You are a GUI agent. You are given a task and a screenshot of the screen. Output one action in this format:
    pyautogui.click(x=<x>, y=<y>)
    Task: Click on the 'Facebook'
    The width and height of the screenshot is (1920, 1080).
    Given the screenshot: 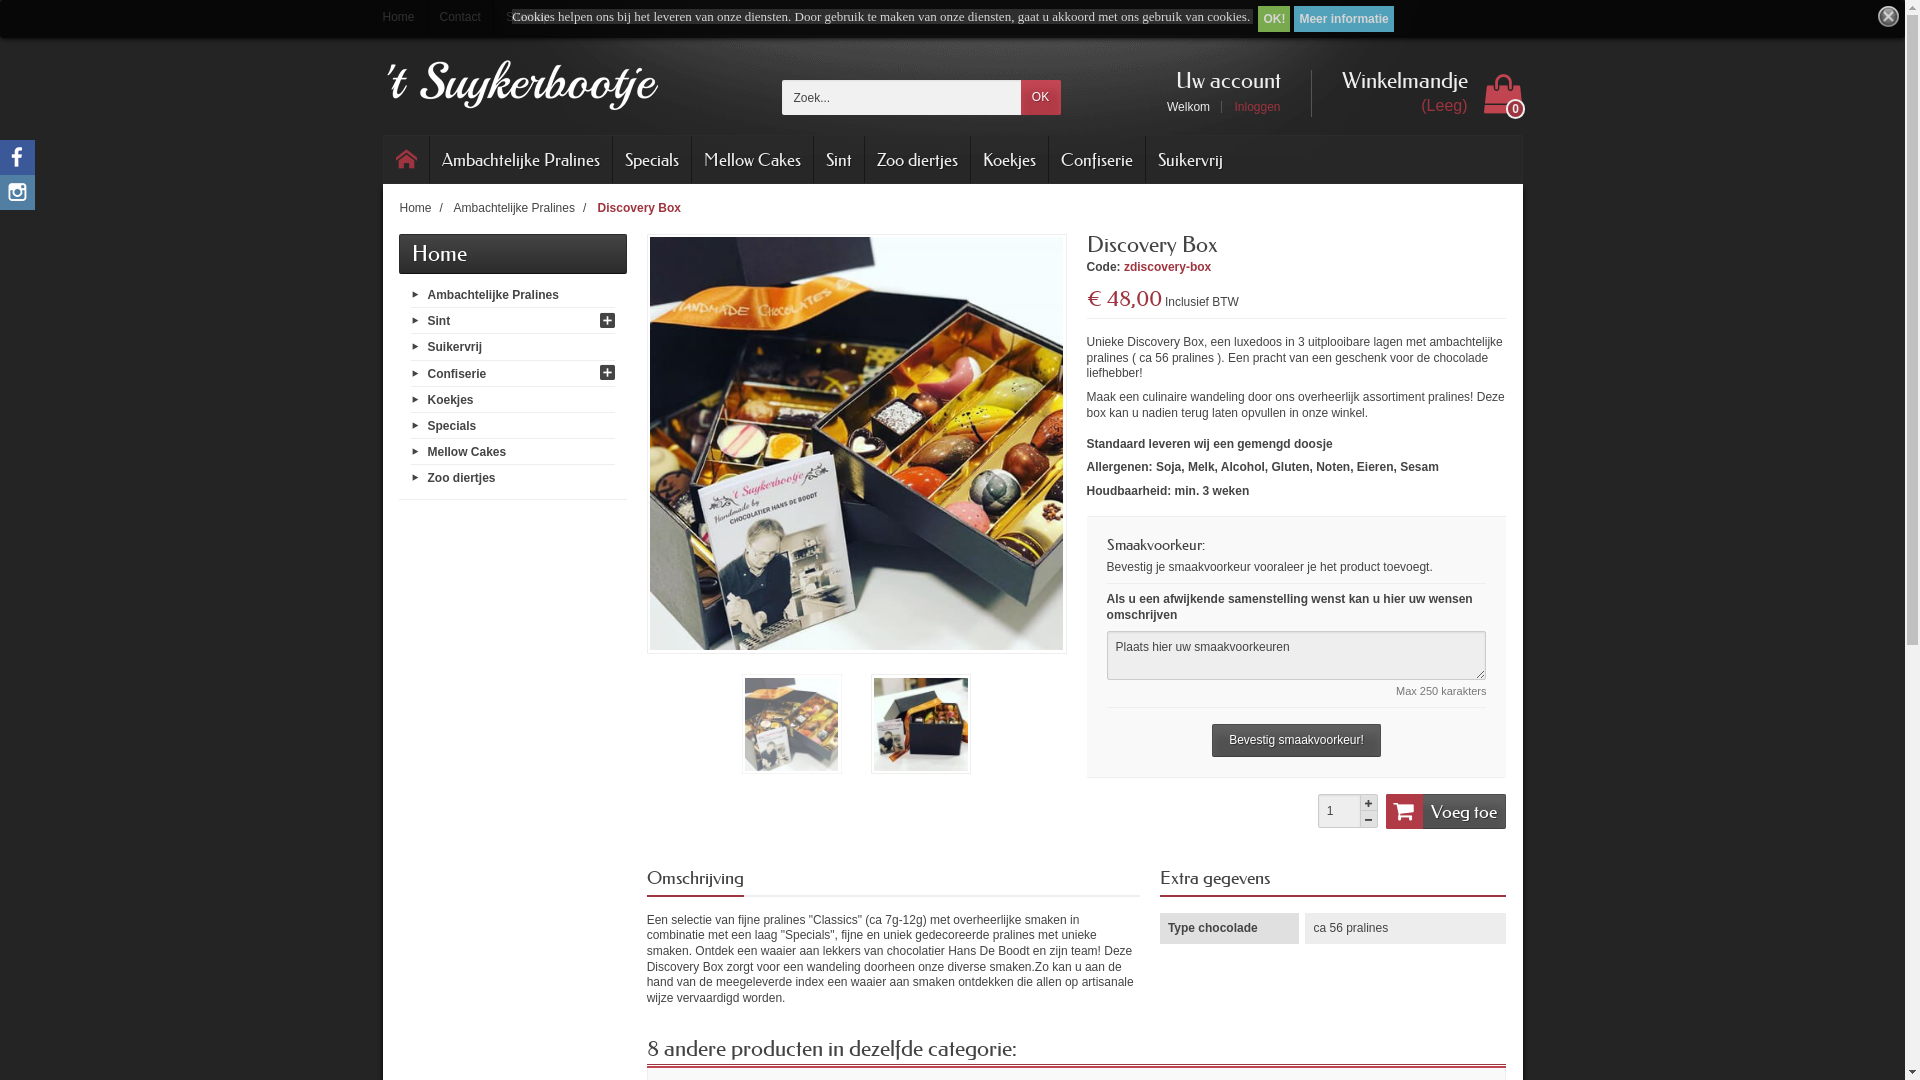 What is the action you would take?
    pyautogui.click(x=17, y=156)
    